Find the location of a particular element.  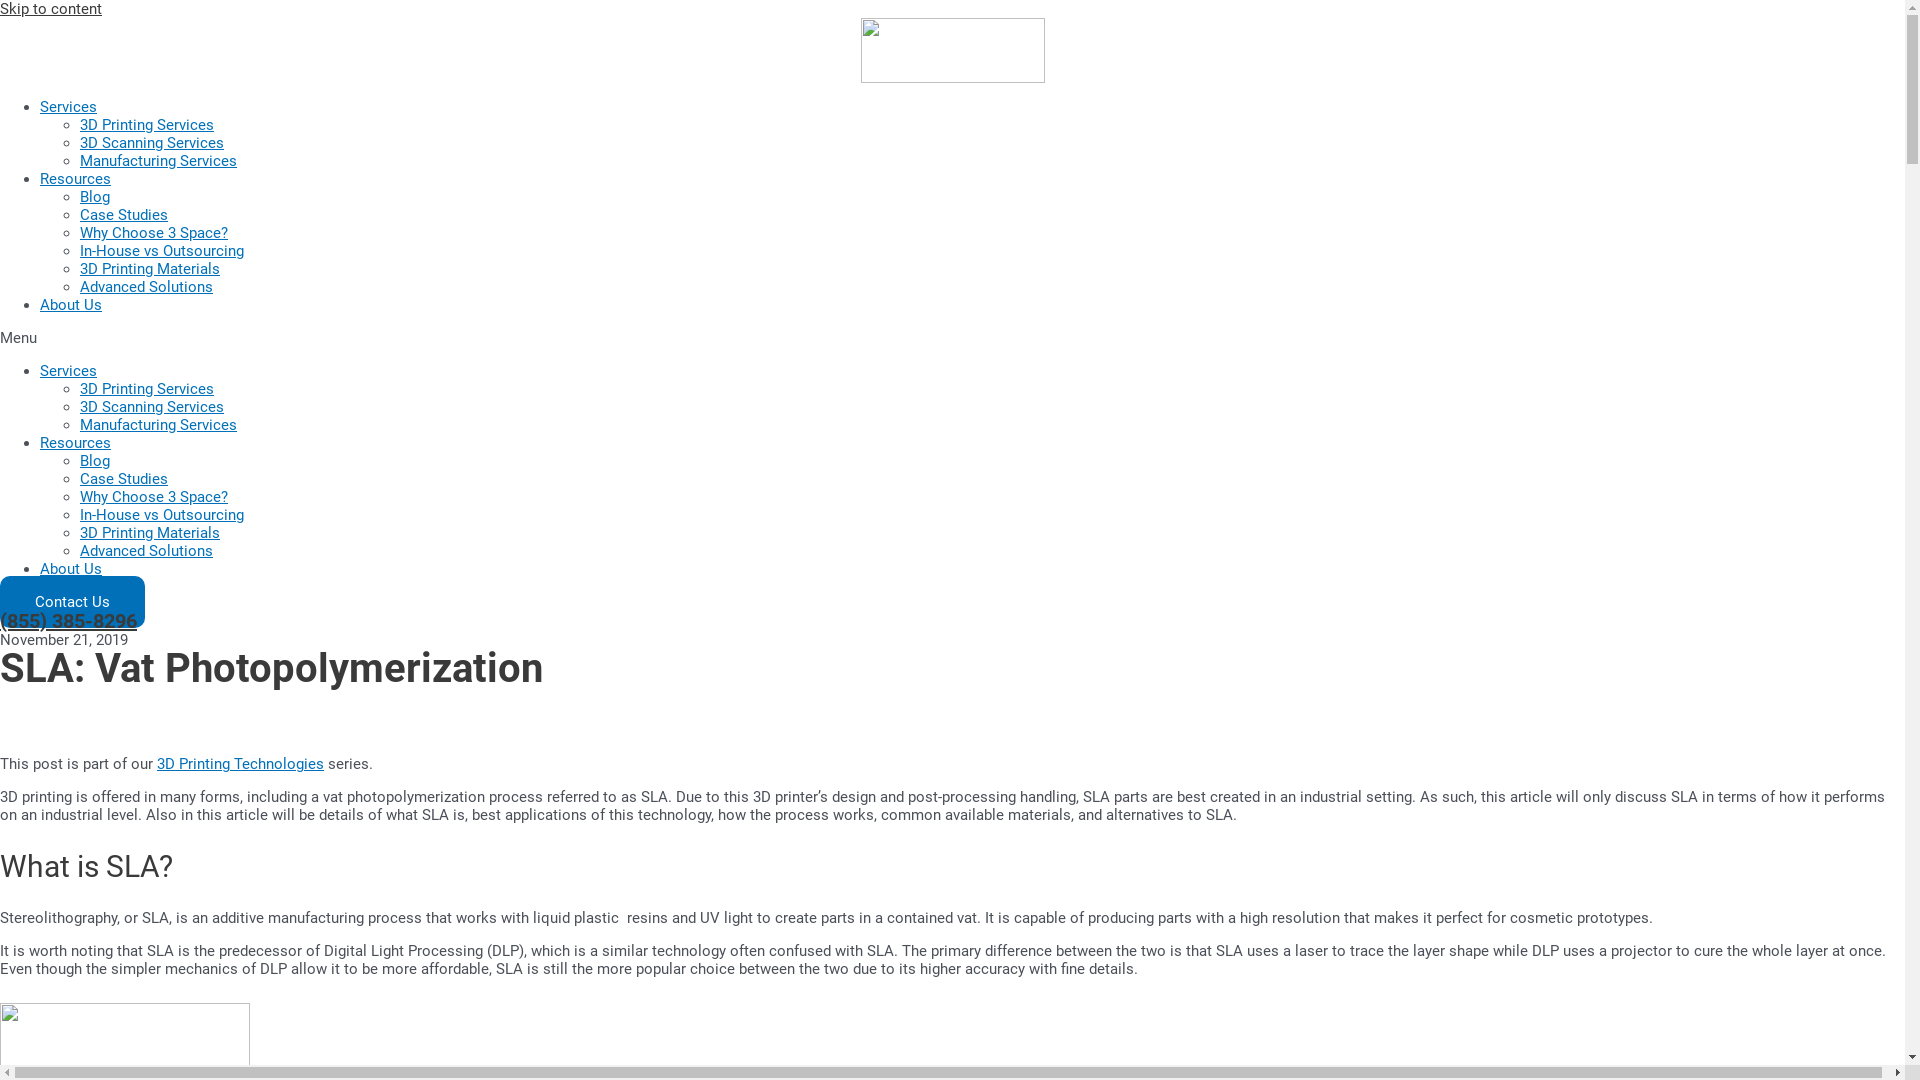

'Advanced Solutions' is located at coordinates (145, 551).